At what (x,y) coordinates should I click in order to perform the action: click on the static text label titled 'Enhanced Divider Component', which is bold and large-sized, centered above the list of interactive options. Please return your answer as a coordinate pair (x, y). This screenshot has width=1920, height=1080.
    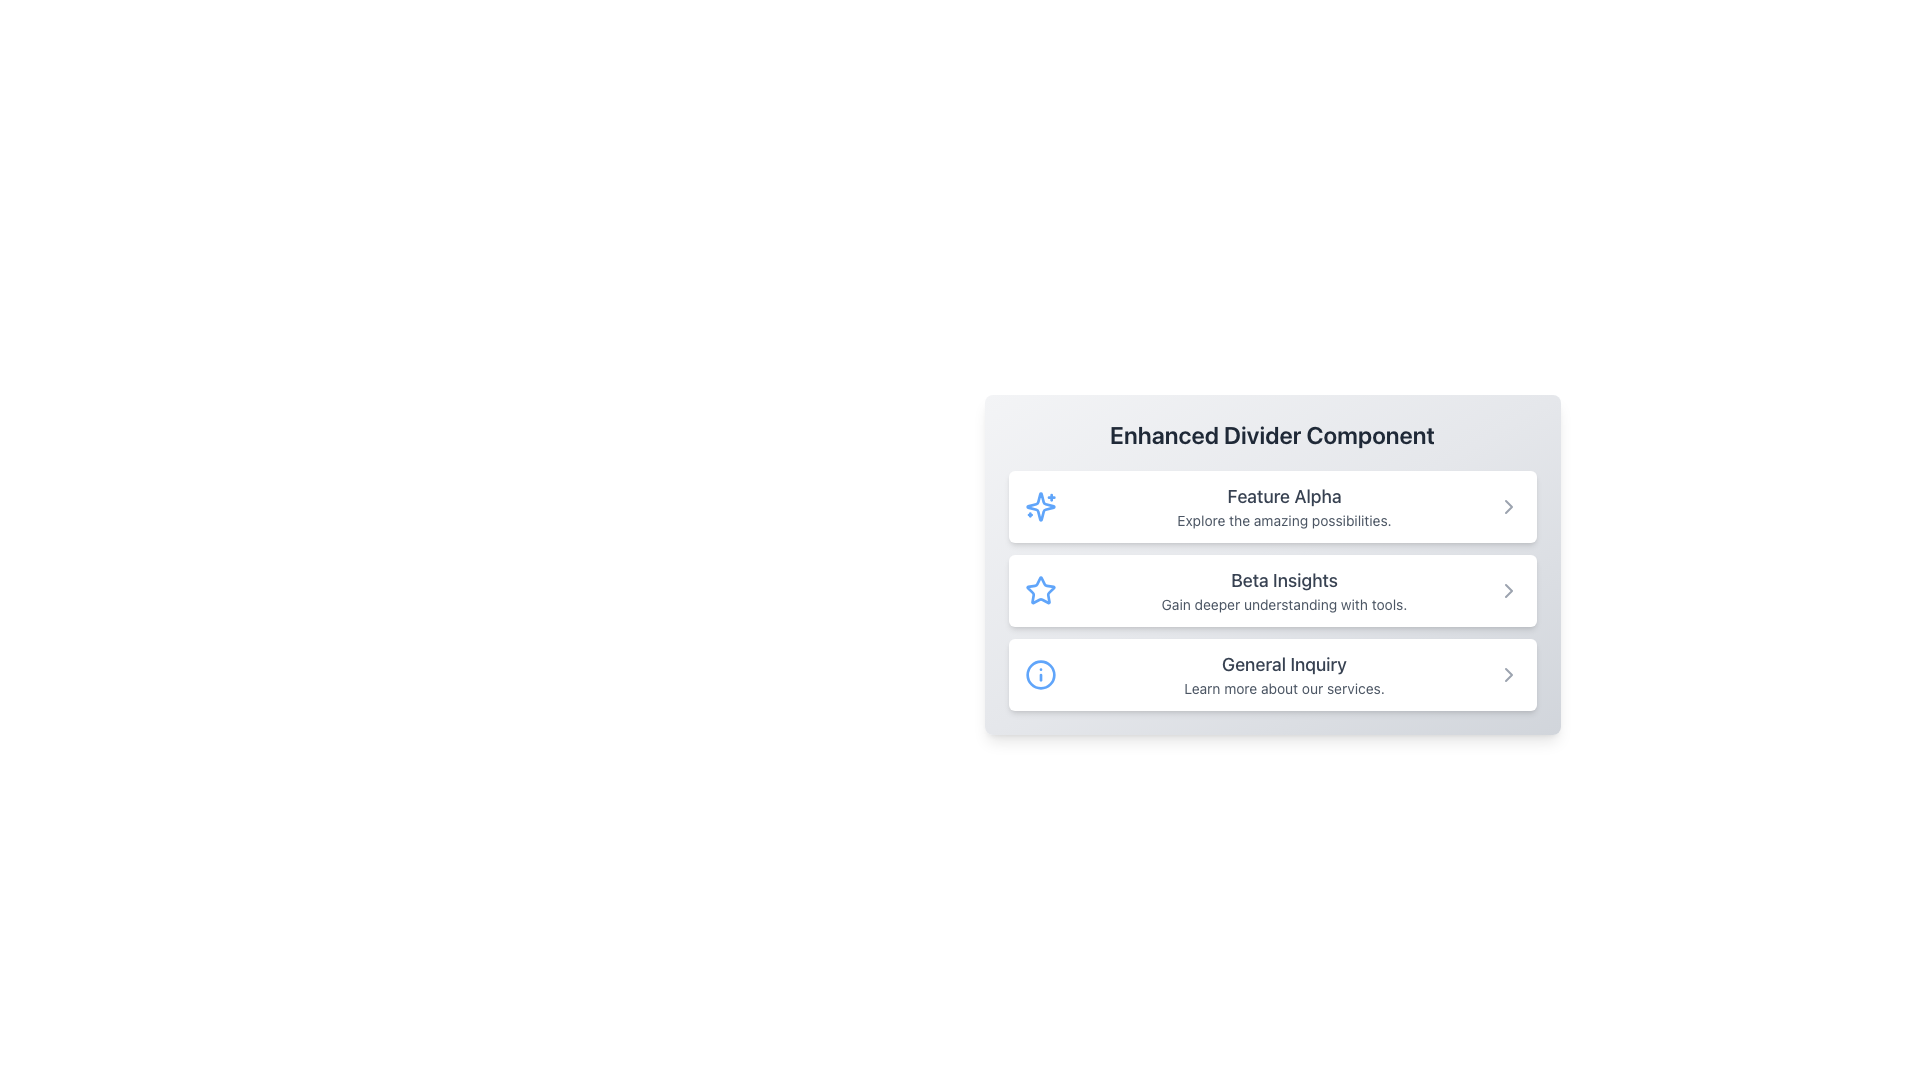
    Looking at the image, I should click on (1271, 434).